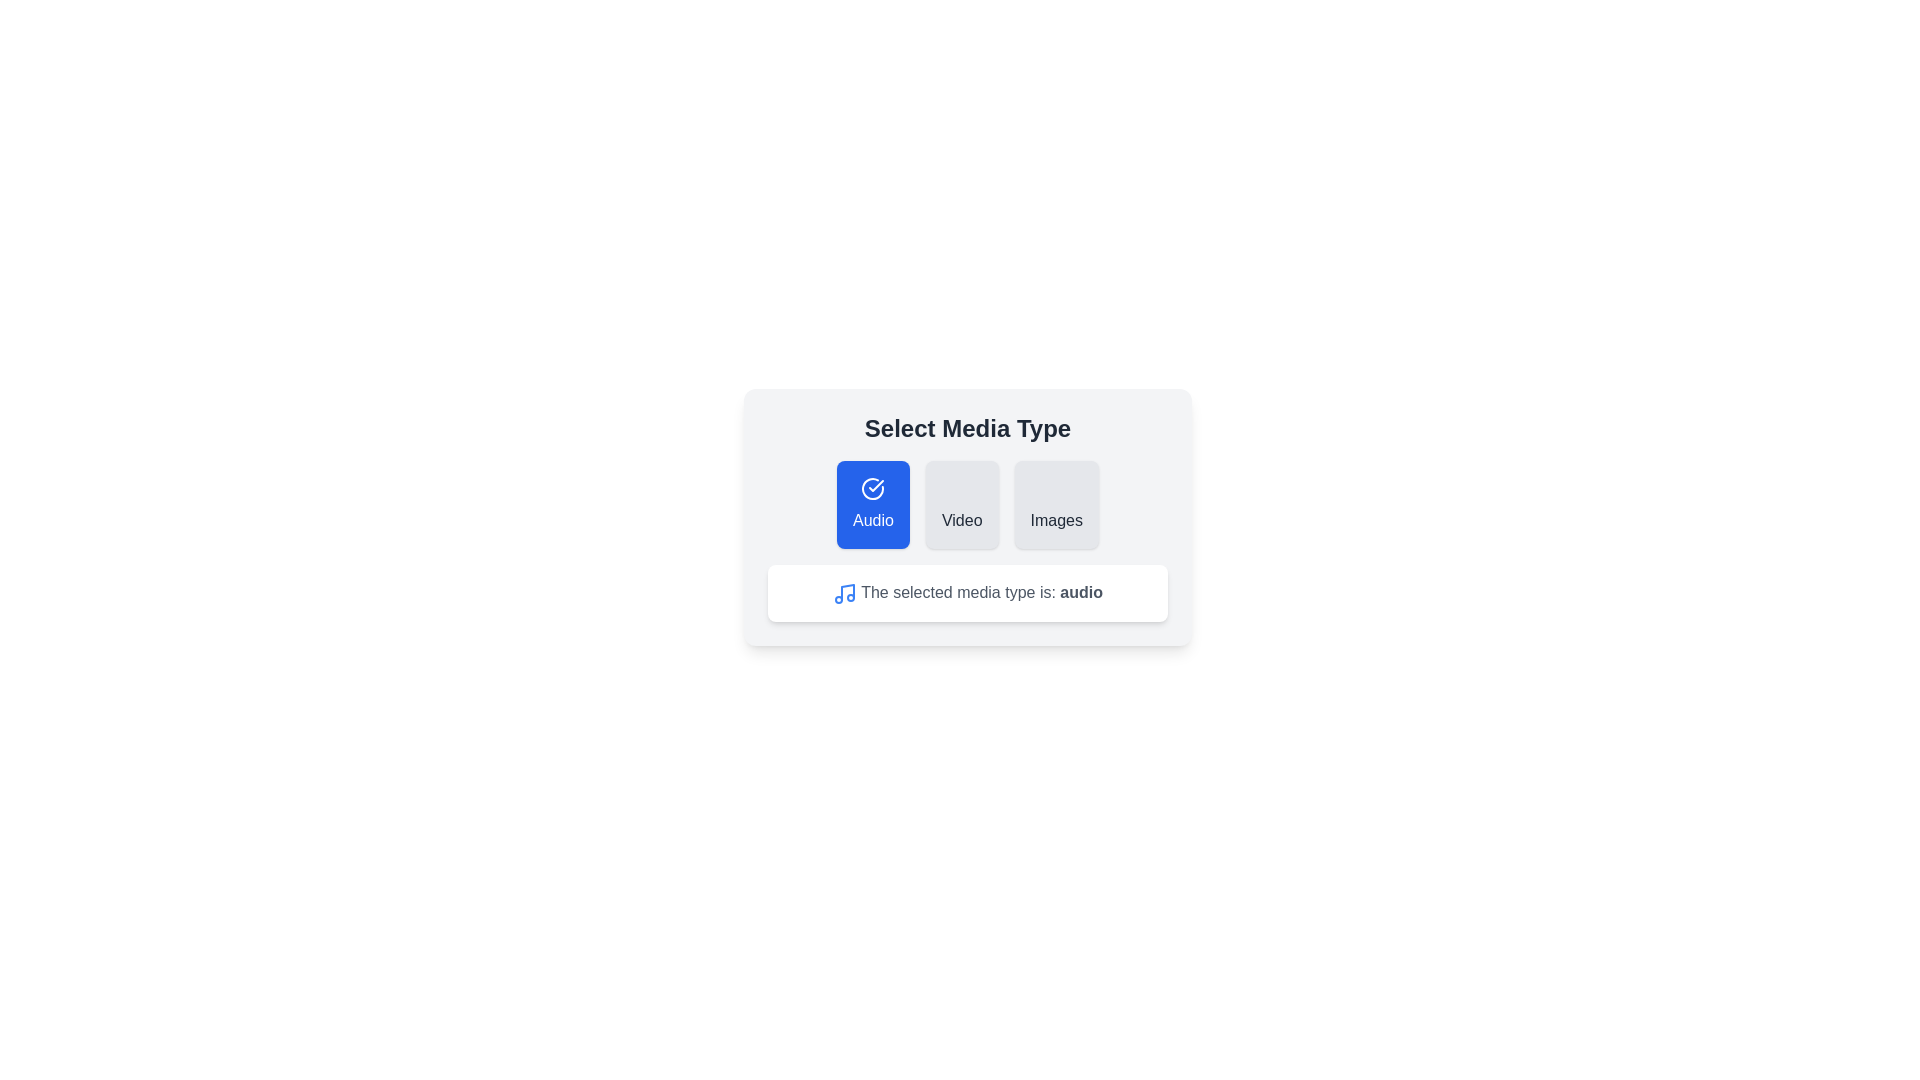 The image size is (1920, 1080). I want to click on the second button labeled 'Video', so click(962, 504).